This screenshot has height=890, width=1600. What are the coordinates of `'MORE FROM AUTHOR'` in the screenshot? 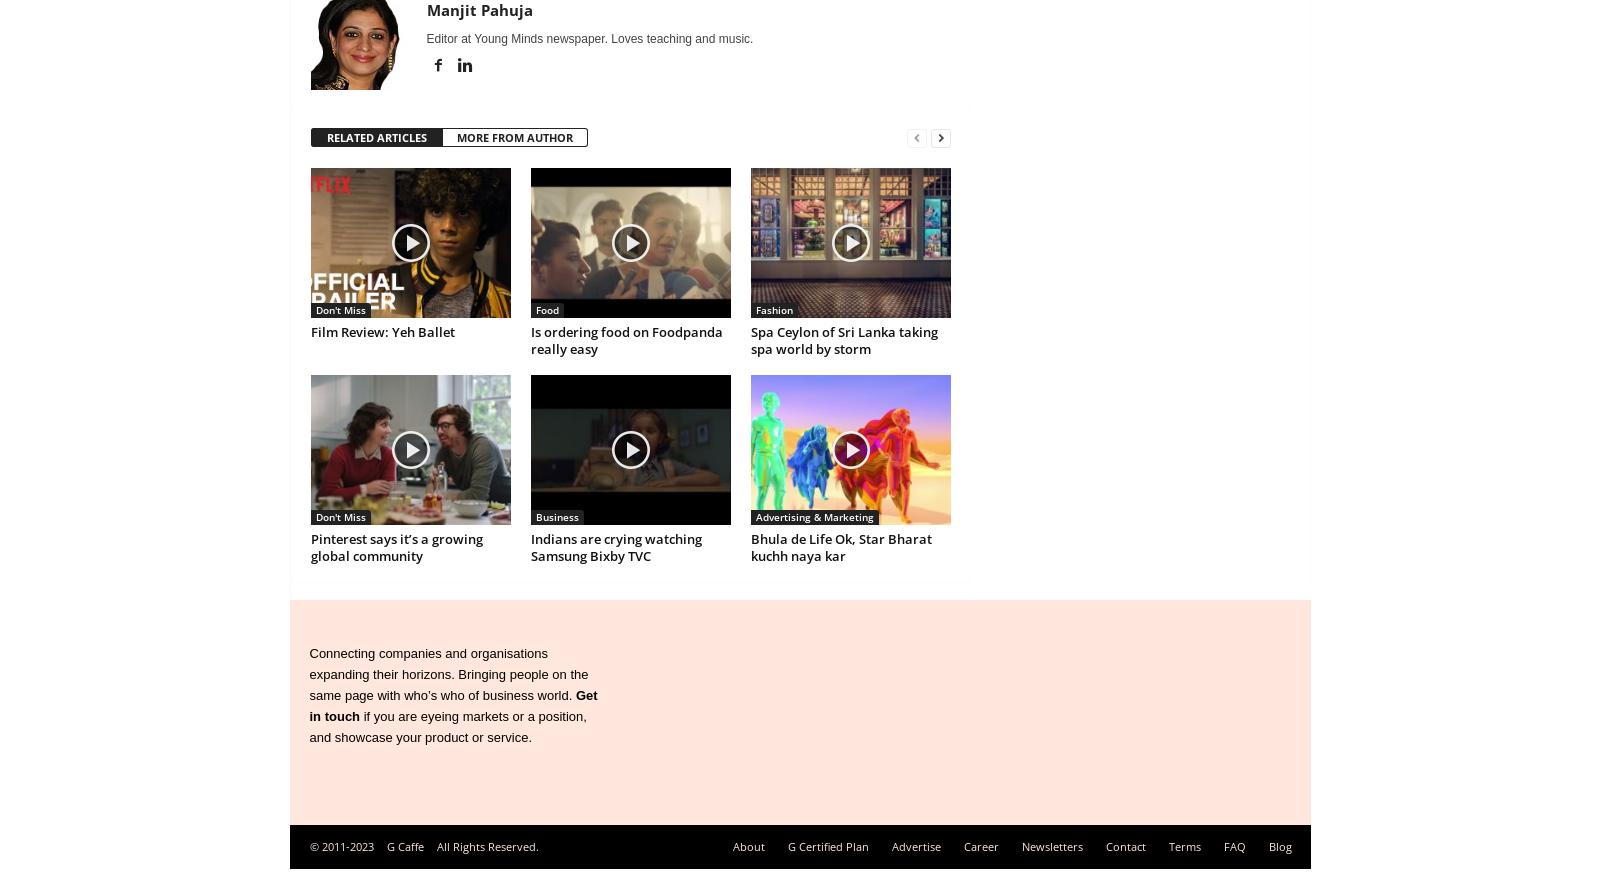 It's located at (512, 136).